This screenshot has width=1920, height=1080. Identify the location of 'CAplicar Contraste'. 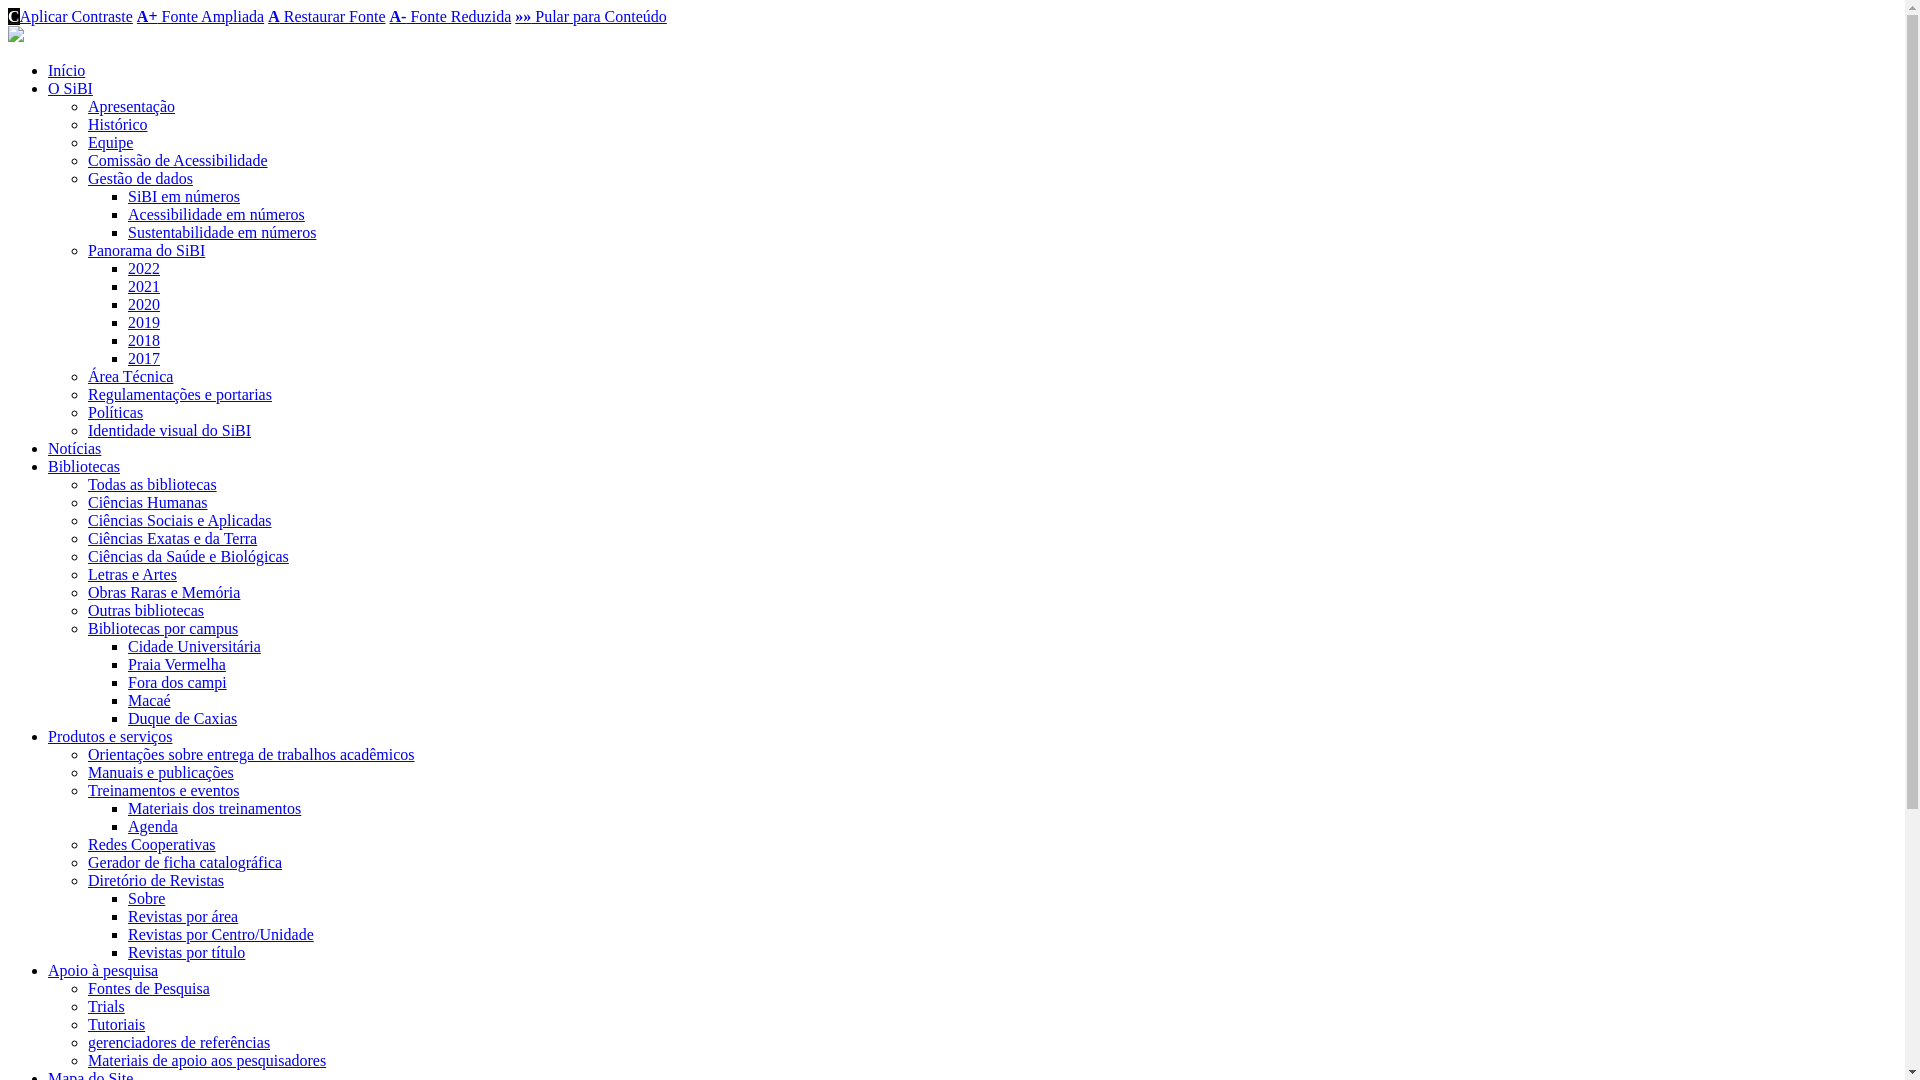
(70, 16).